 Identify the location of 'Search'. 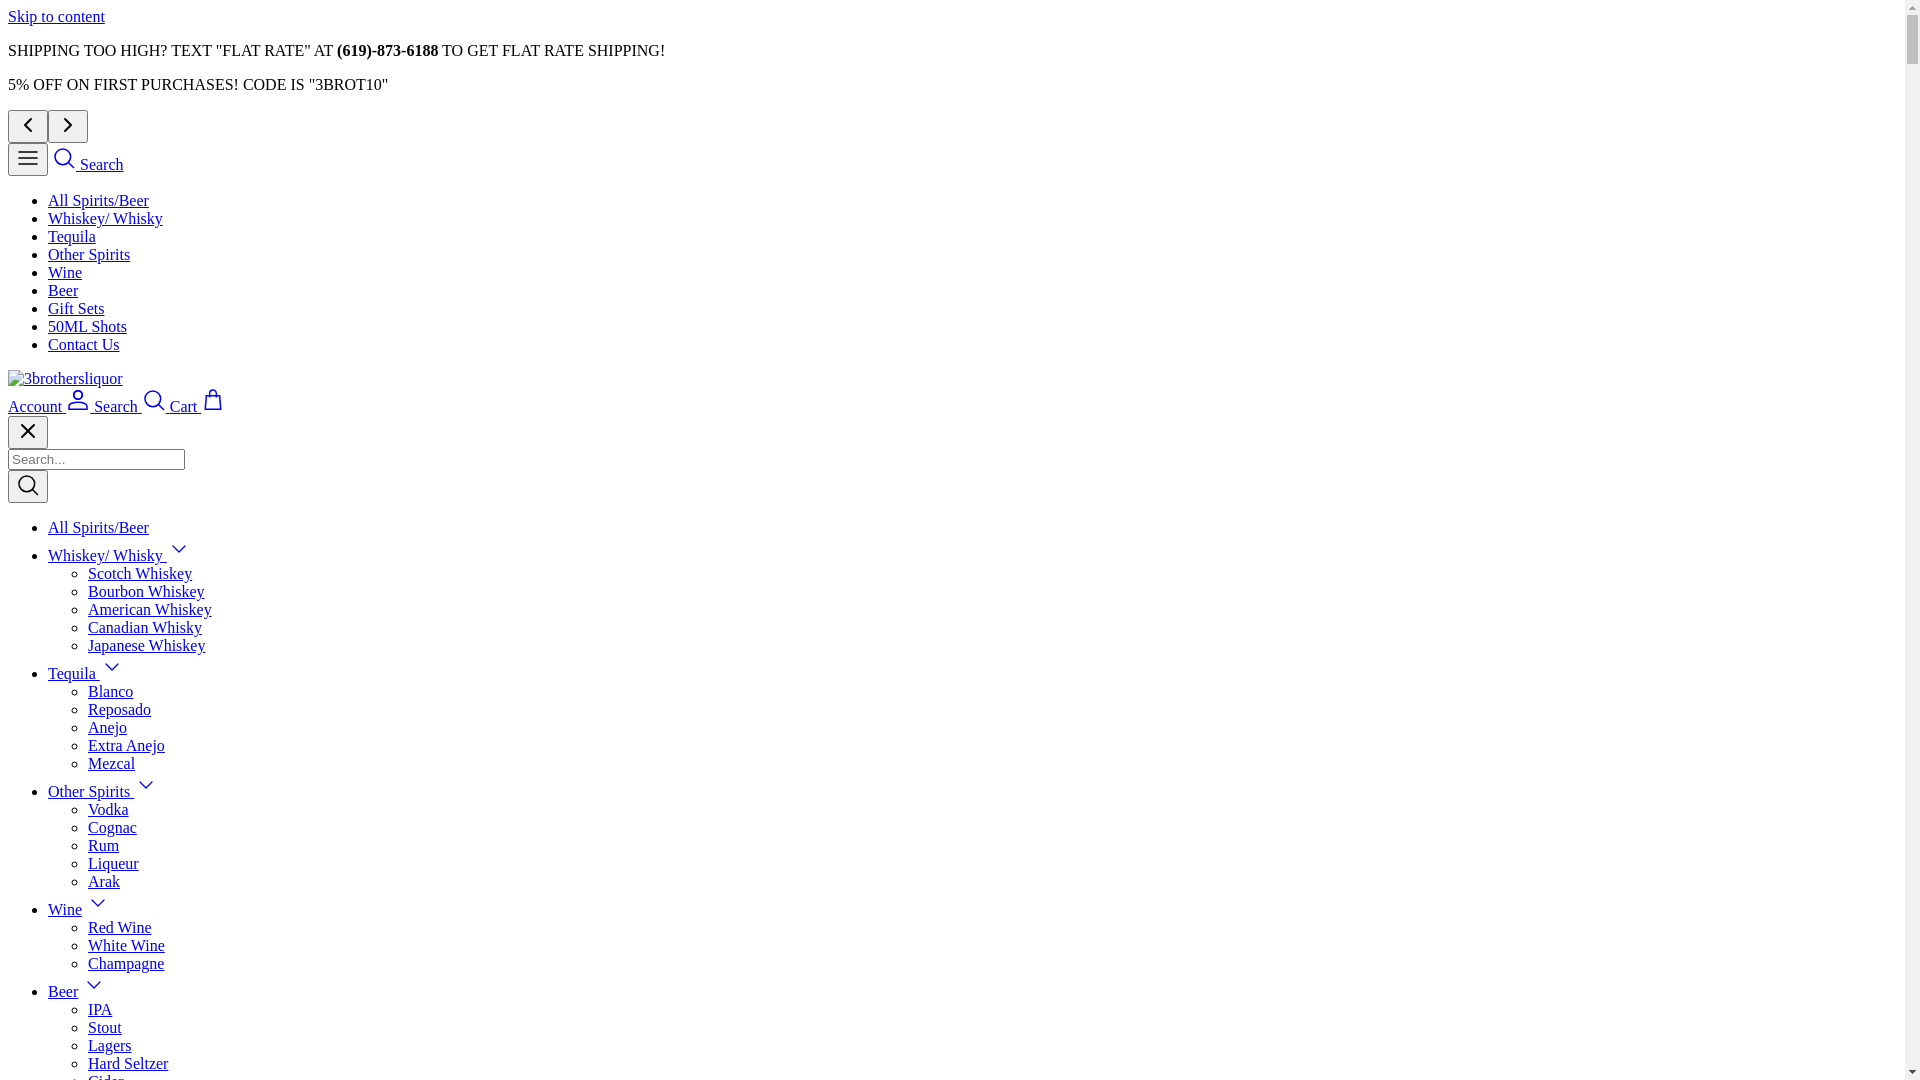
(86, 163).